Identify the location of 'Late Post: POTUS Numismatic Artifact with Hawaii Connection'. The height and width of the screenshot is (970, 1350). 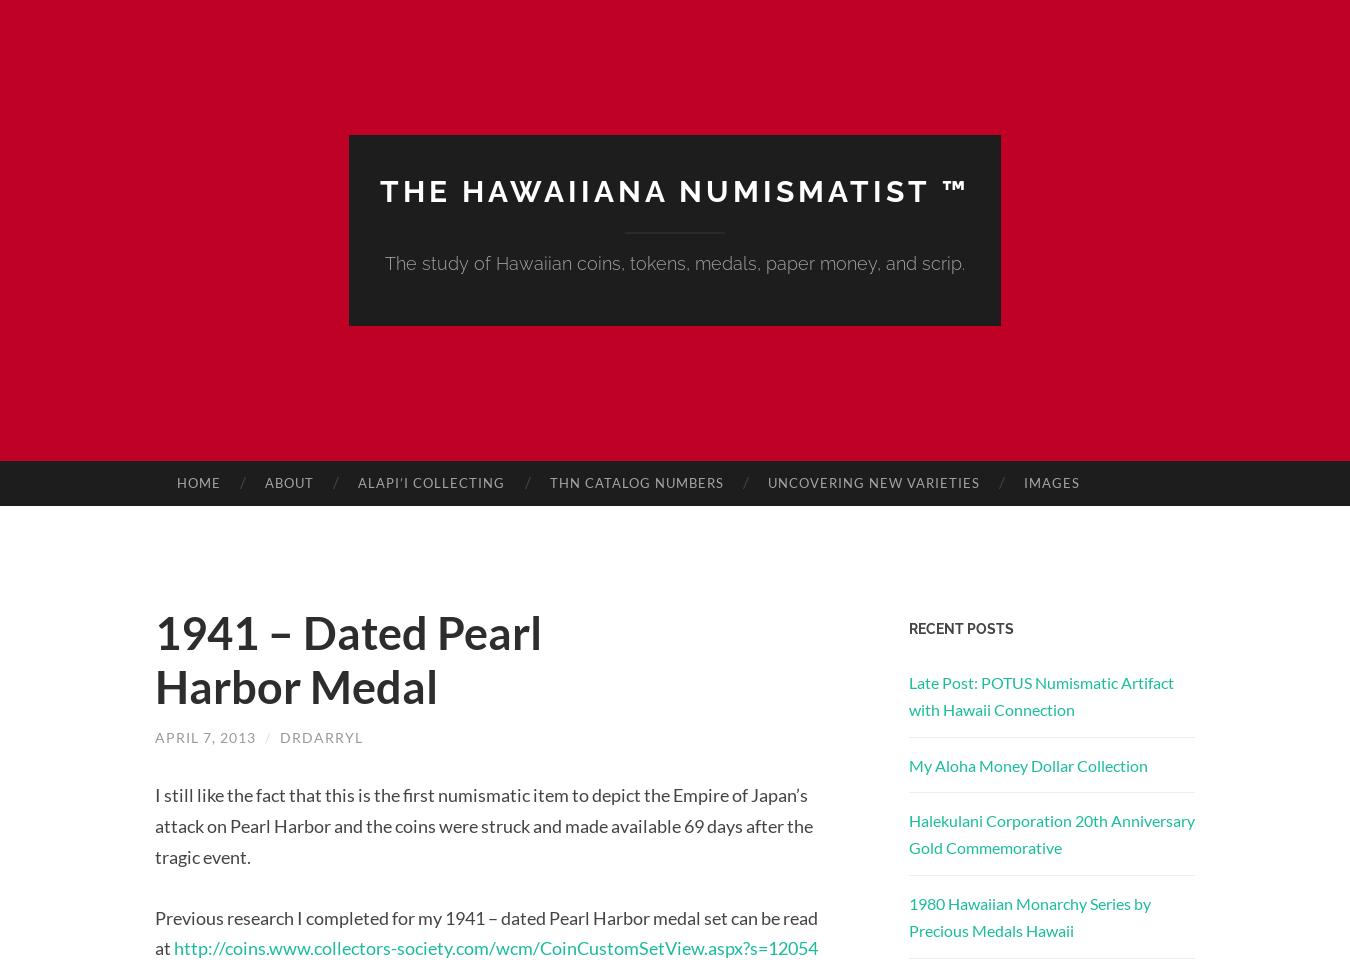
(1041, 695).